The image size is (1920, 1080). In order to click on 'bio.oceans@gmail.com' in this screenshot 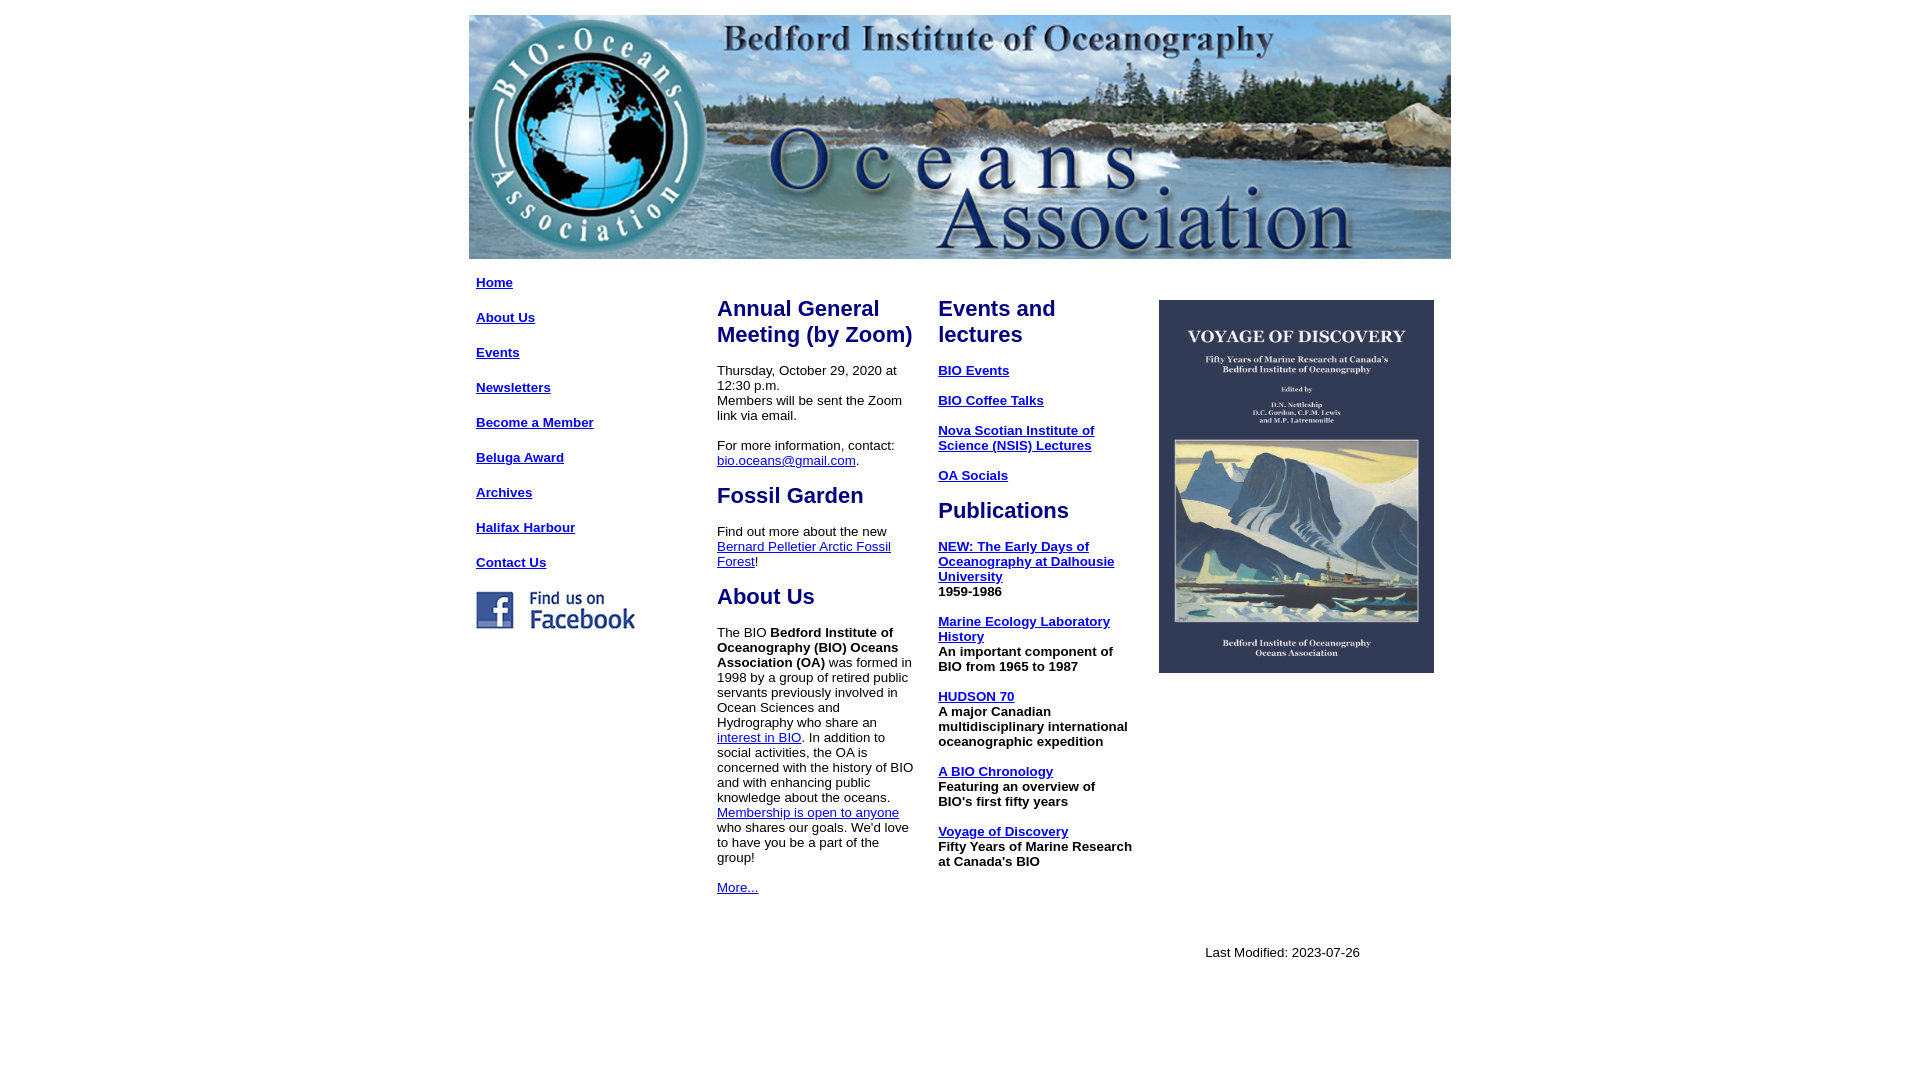, I will do `click(785, 460)`.